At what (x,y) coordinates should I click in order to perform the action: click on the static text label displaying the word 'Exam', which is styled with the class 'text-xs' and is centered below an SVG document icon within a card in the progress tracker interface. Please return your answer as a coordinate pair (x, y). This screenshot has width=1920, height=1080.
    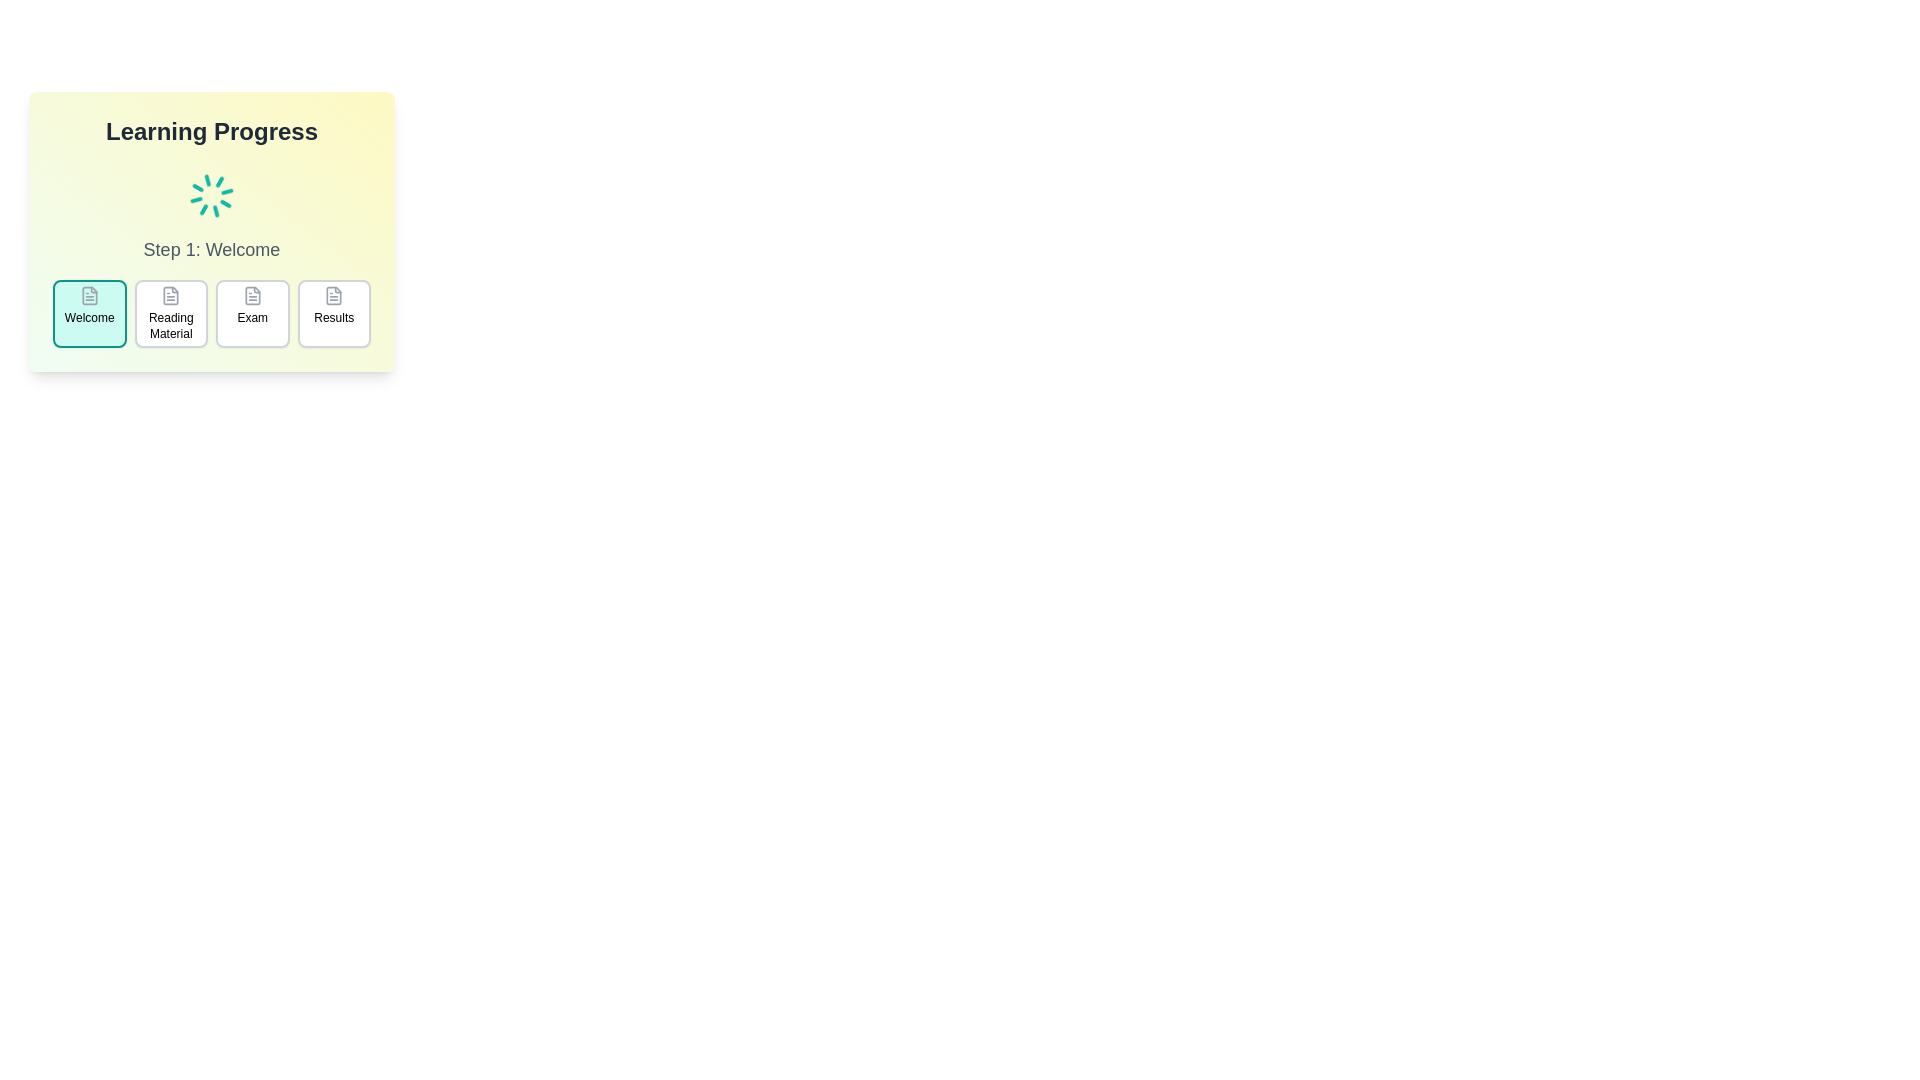
    Looking at the image, I should click on (251, 316).